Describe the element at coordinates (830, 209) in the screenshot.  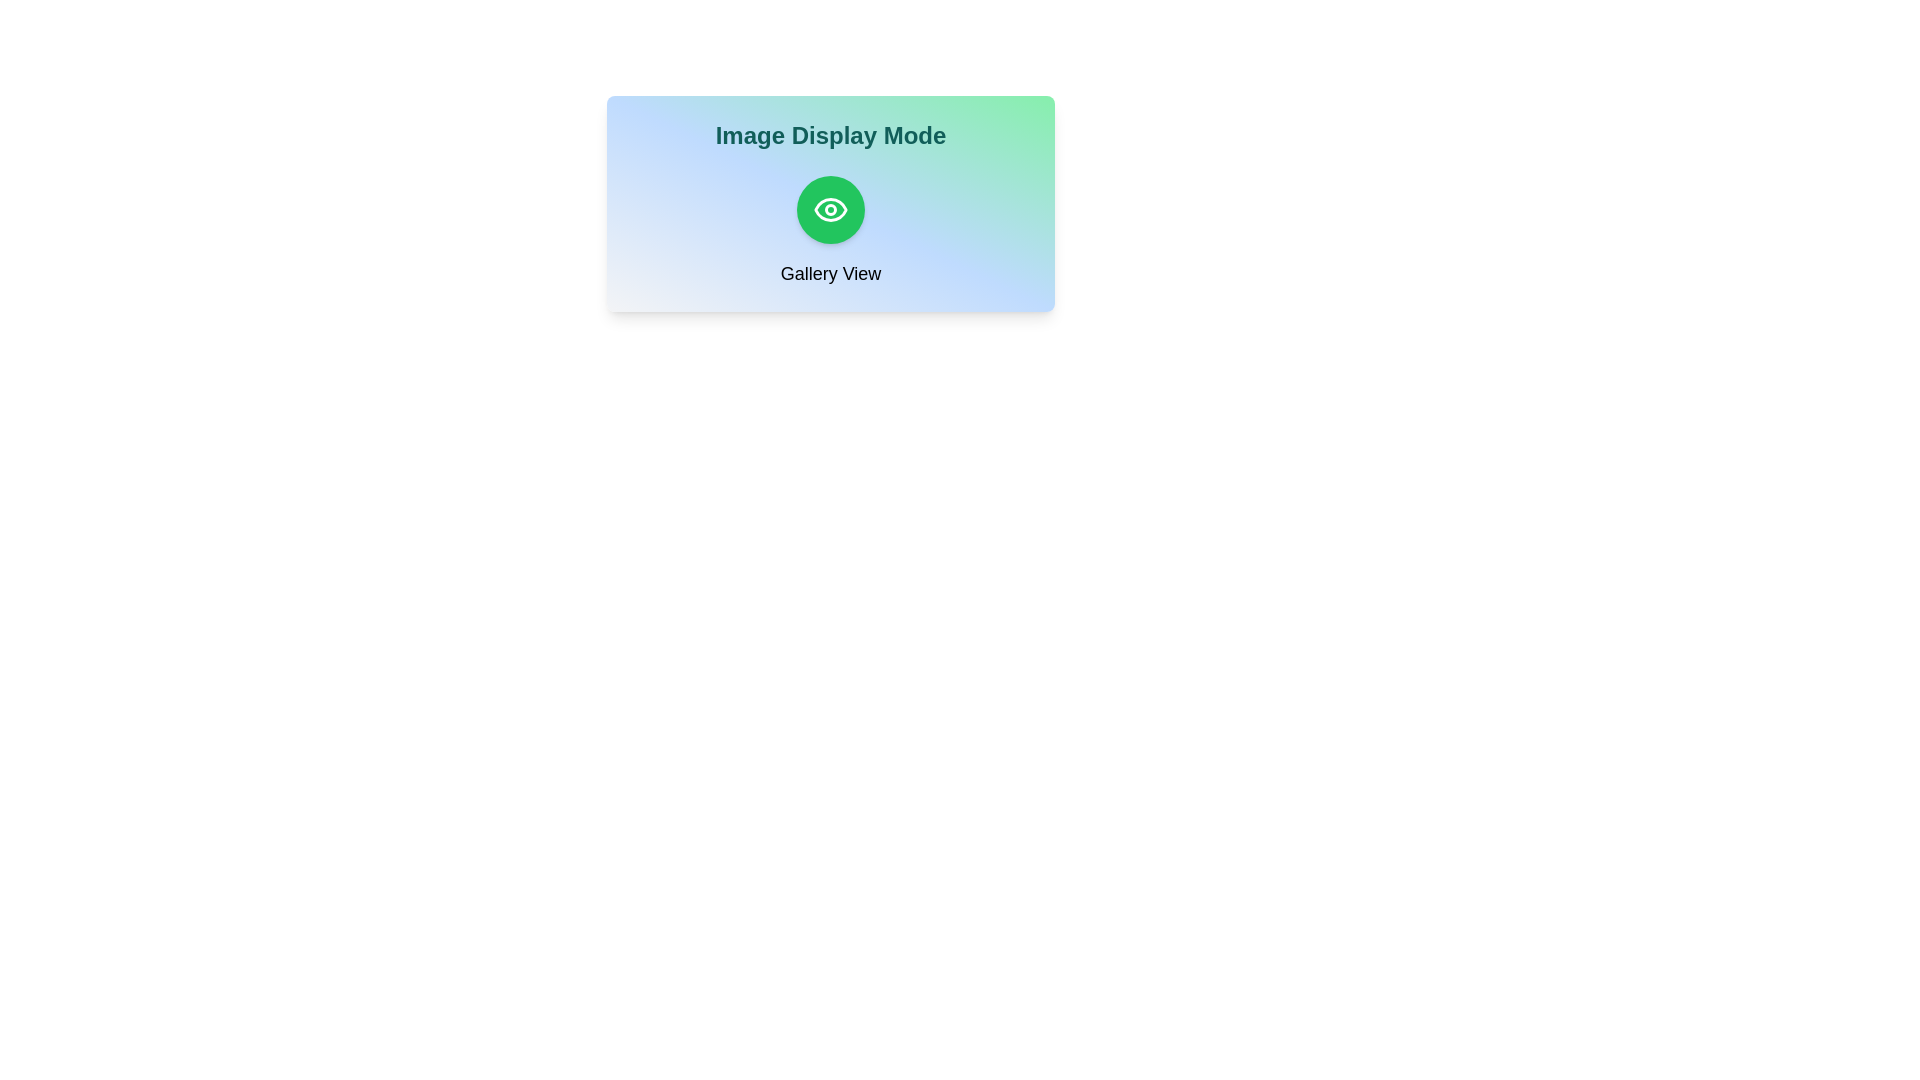
I see `central button to toggle the display mode` at that location.